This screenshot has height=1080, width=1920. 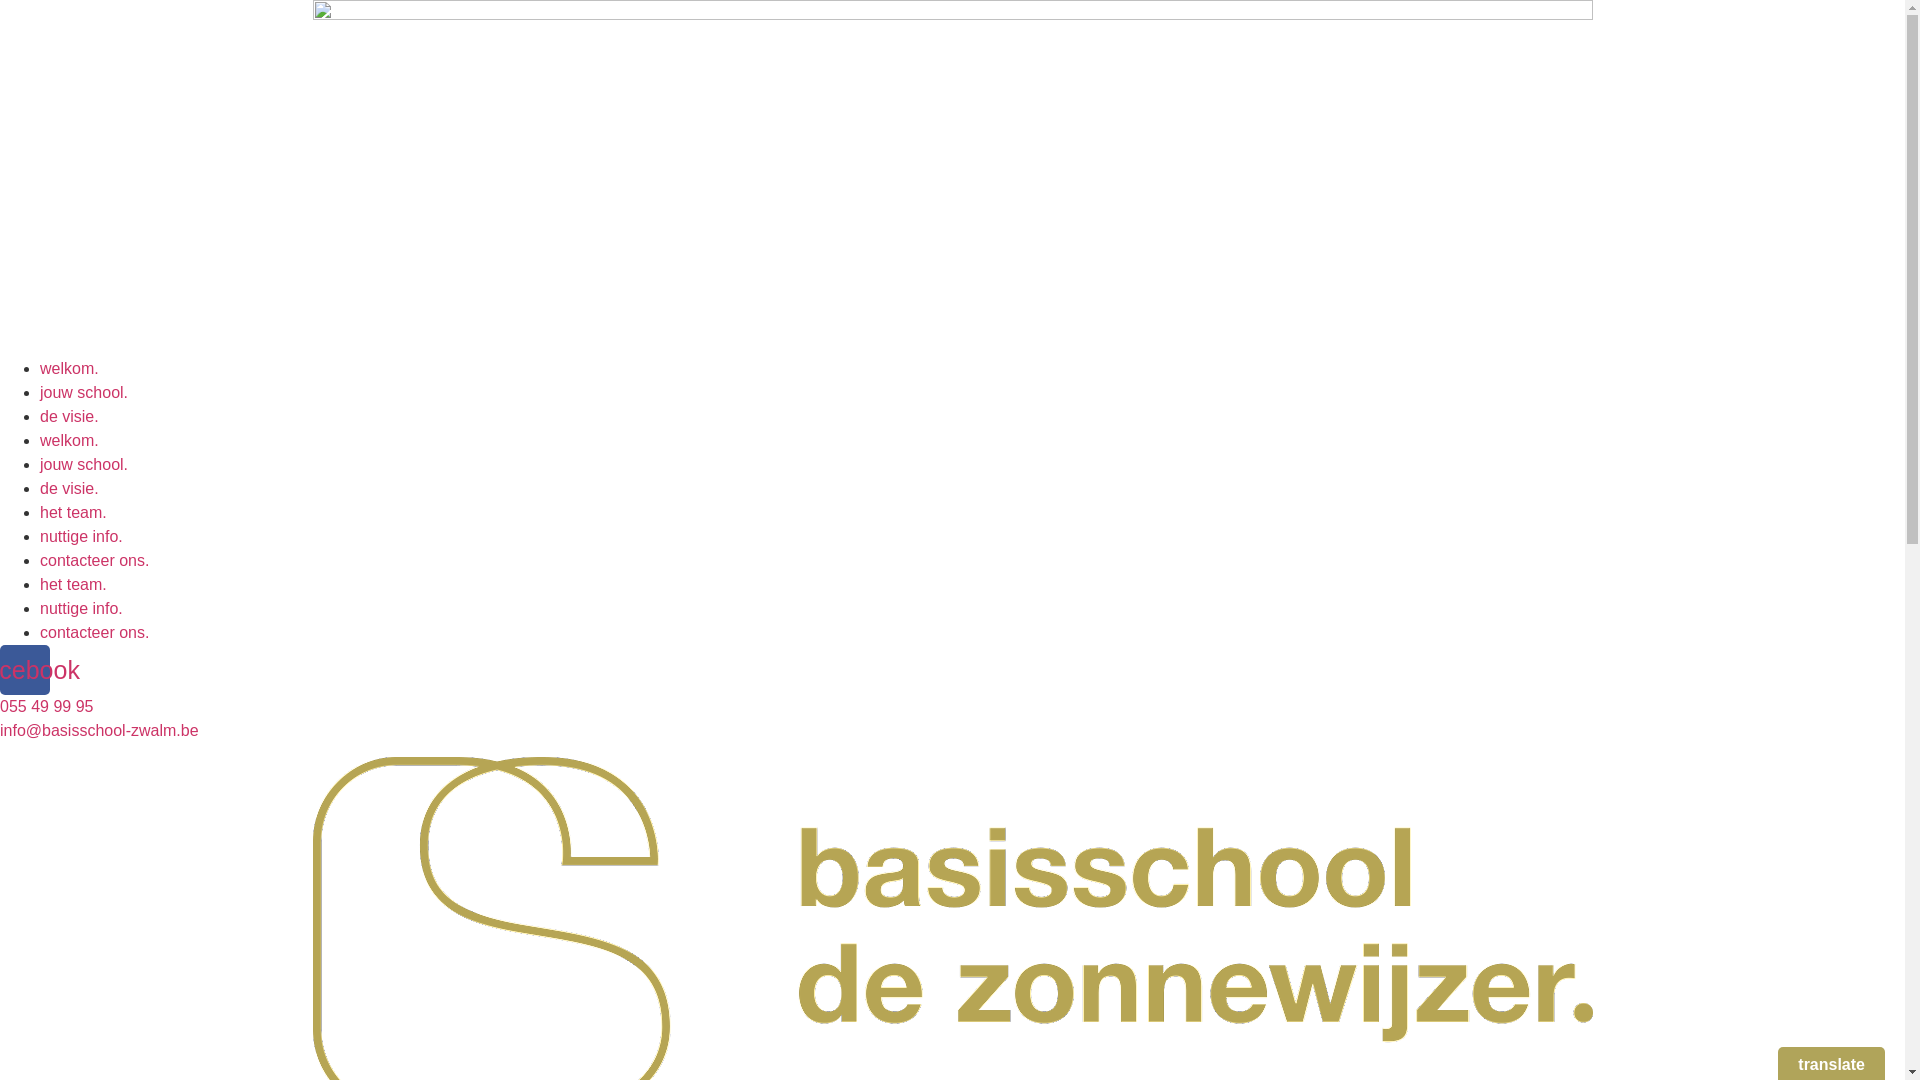 What do you see at coordinates (39, 392) in the screenshot?
I see `'jouw school.'` at bounding box center [39, 392].